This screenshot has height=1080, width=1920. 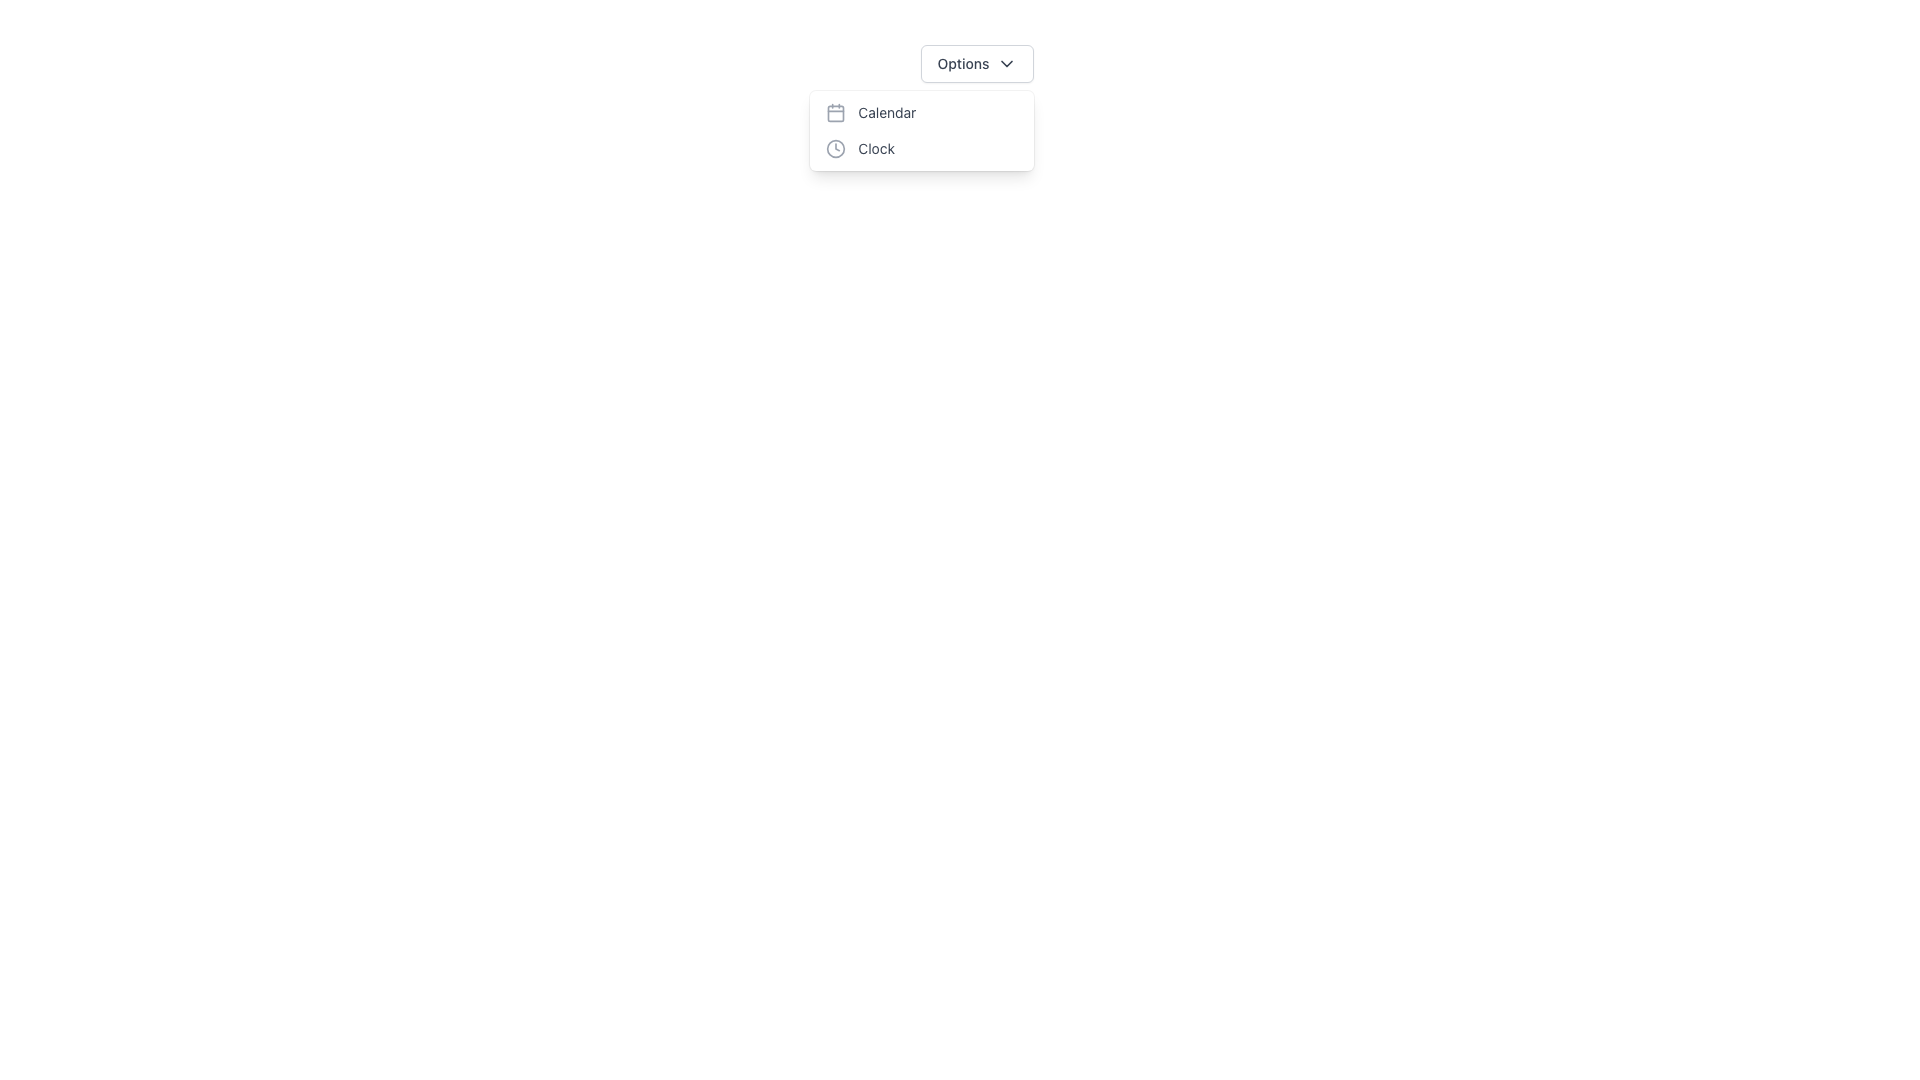 What do you see at coordinates (836, 112) in the screenshot?
I see `the calendar icon, which is a square icon with rounded corners and a minimalistic design, located to the left of the 'Calendar' text` at bounding box center [836, 112].